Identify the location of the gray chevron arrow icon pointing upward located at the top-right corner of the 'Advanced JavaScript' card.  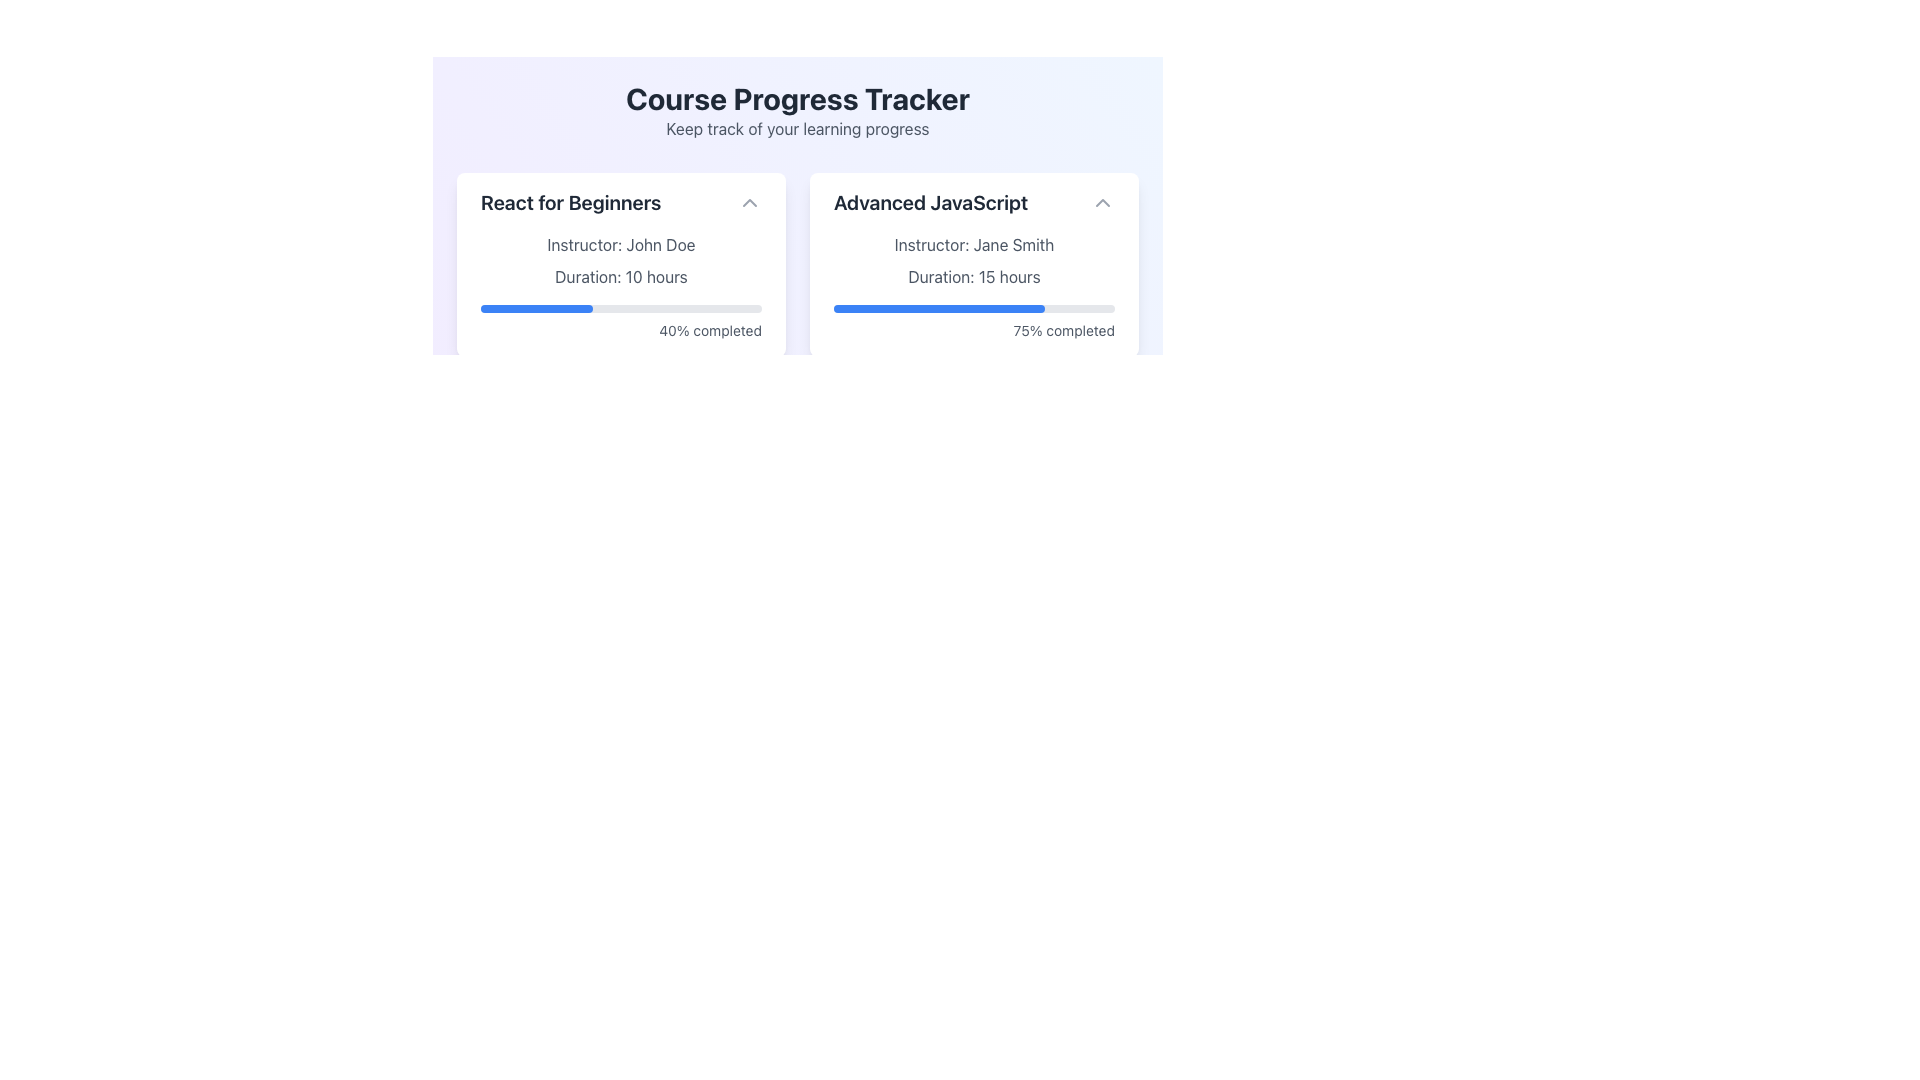
(1102, 203).